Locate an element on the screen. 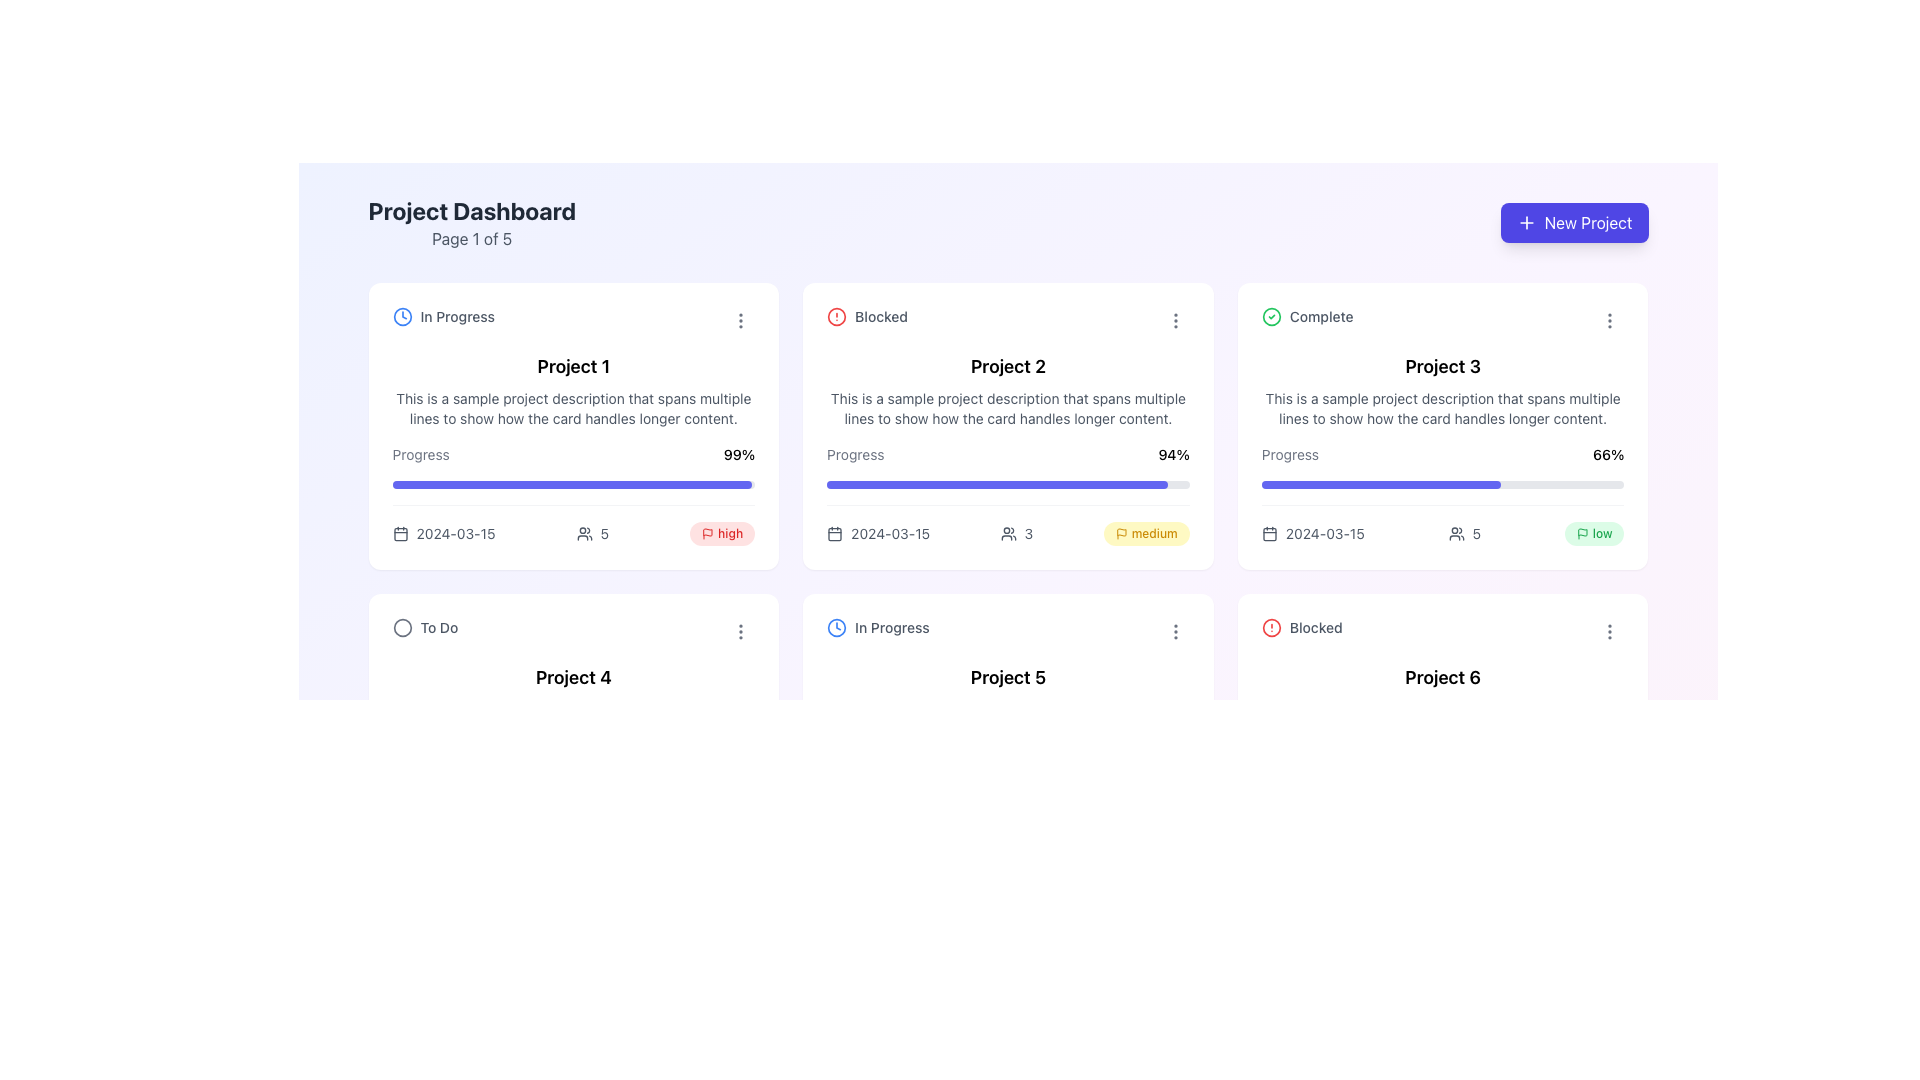 The image size is (1920, 1080). text display element showing '94%' that is adjacent to the word 'Progress' in the 'Project 2' card on the dashboard is located at coordinates (1174, 455).